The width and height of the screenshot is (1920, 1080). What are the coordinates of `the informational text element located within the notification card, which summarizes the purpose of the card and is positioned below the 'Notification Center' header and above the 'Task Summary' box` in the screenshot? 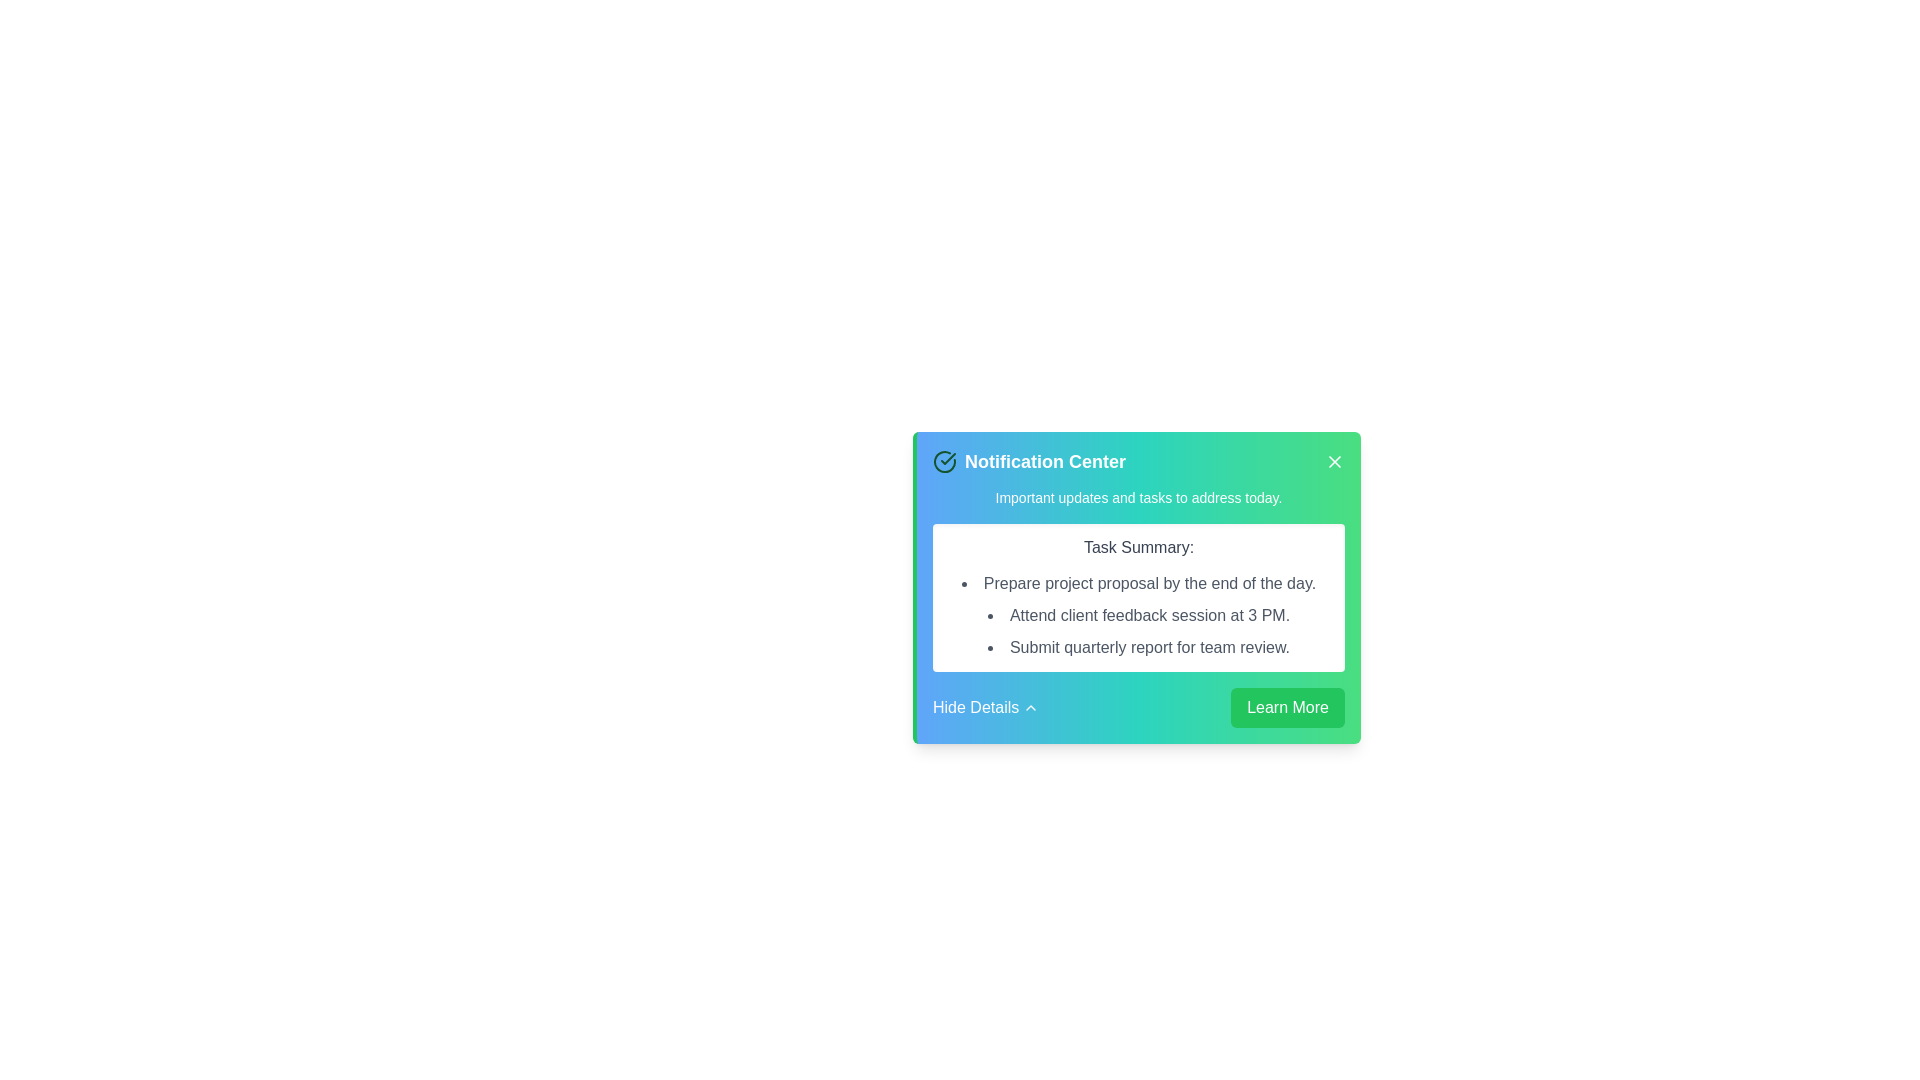 It's located at (1138, 496).